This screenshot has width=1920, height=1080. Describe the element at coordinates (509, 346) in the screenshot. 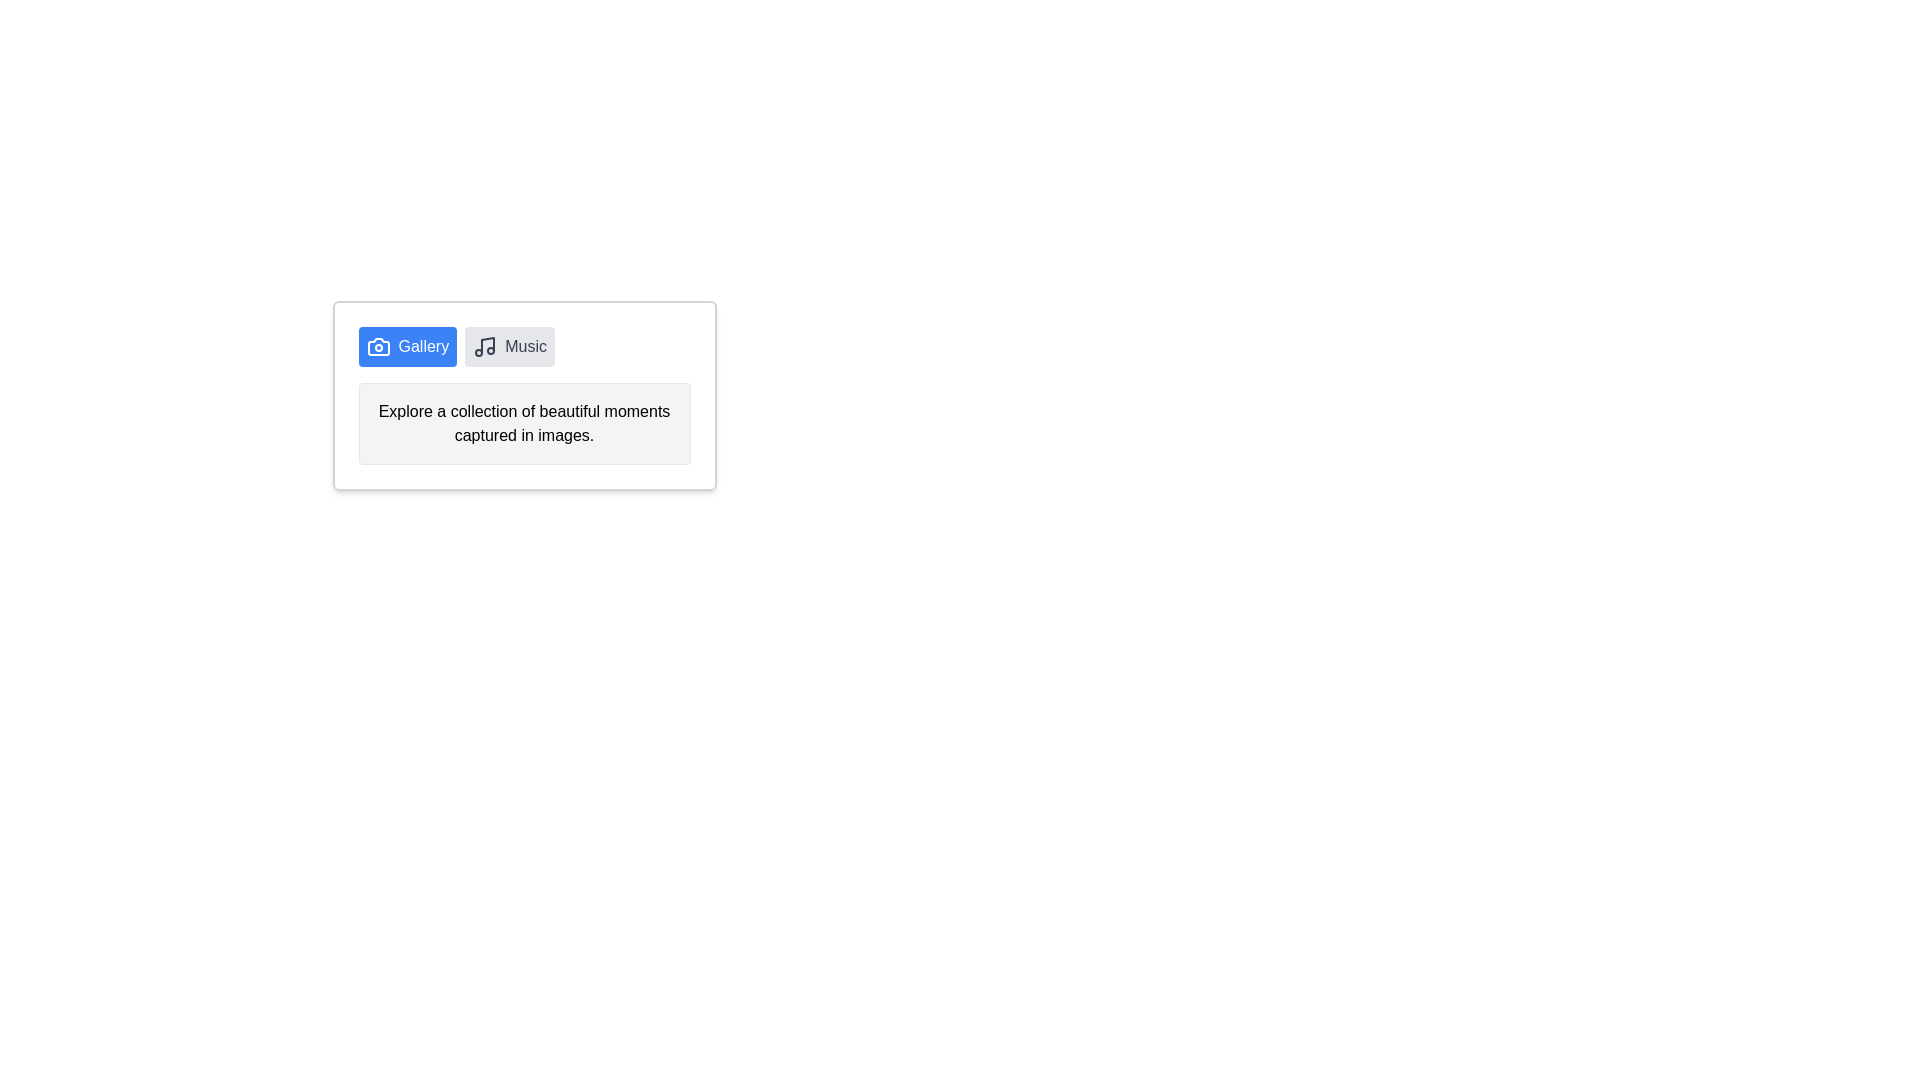

I see `the 'Music' tab button to switch to its content` at that location.